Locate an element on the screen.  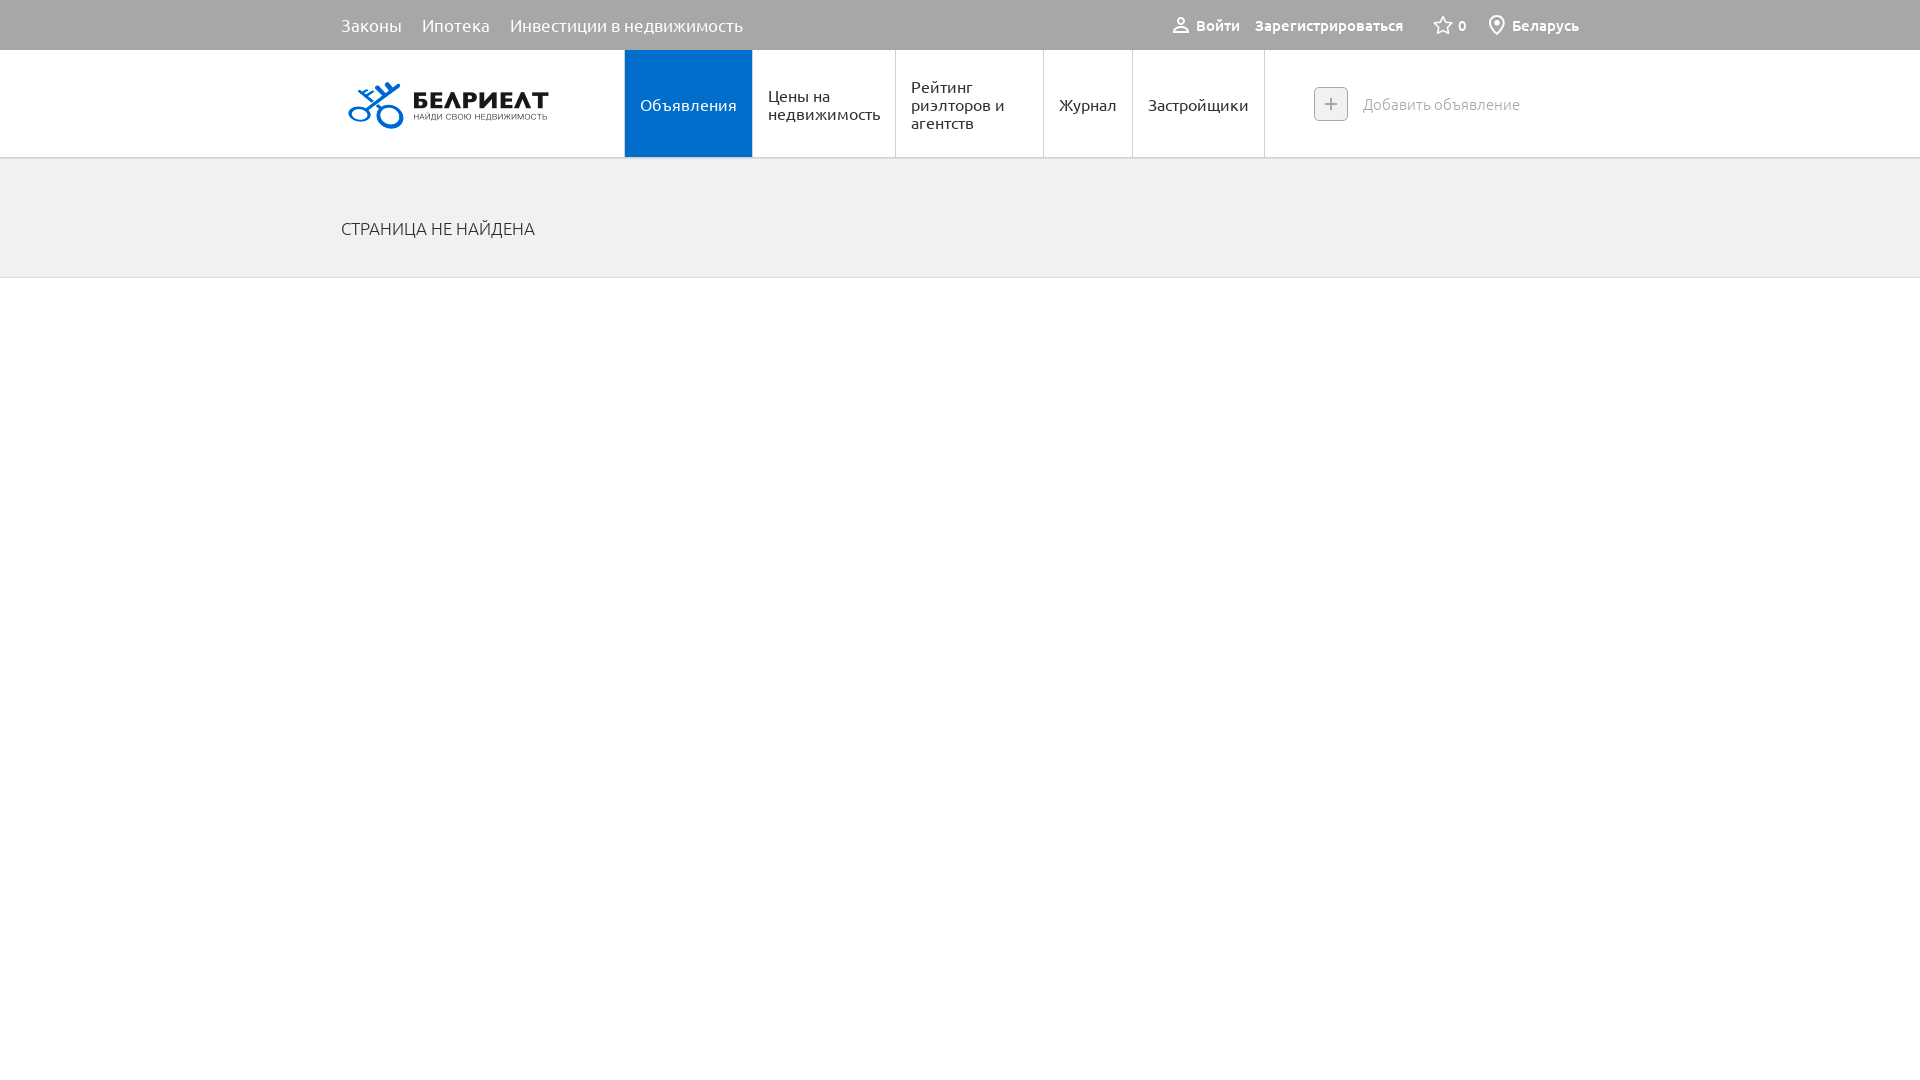
'0' is located at coordinates (1432, 24).